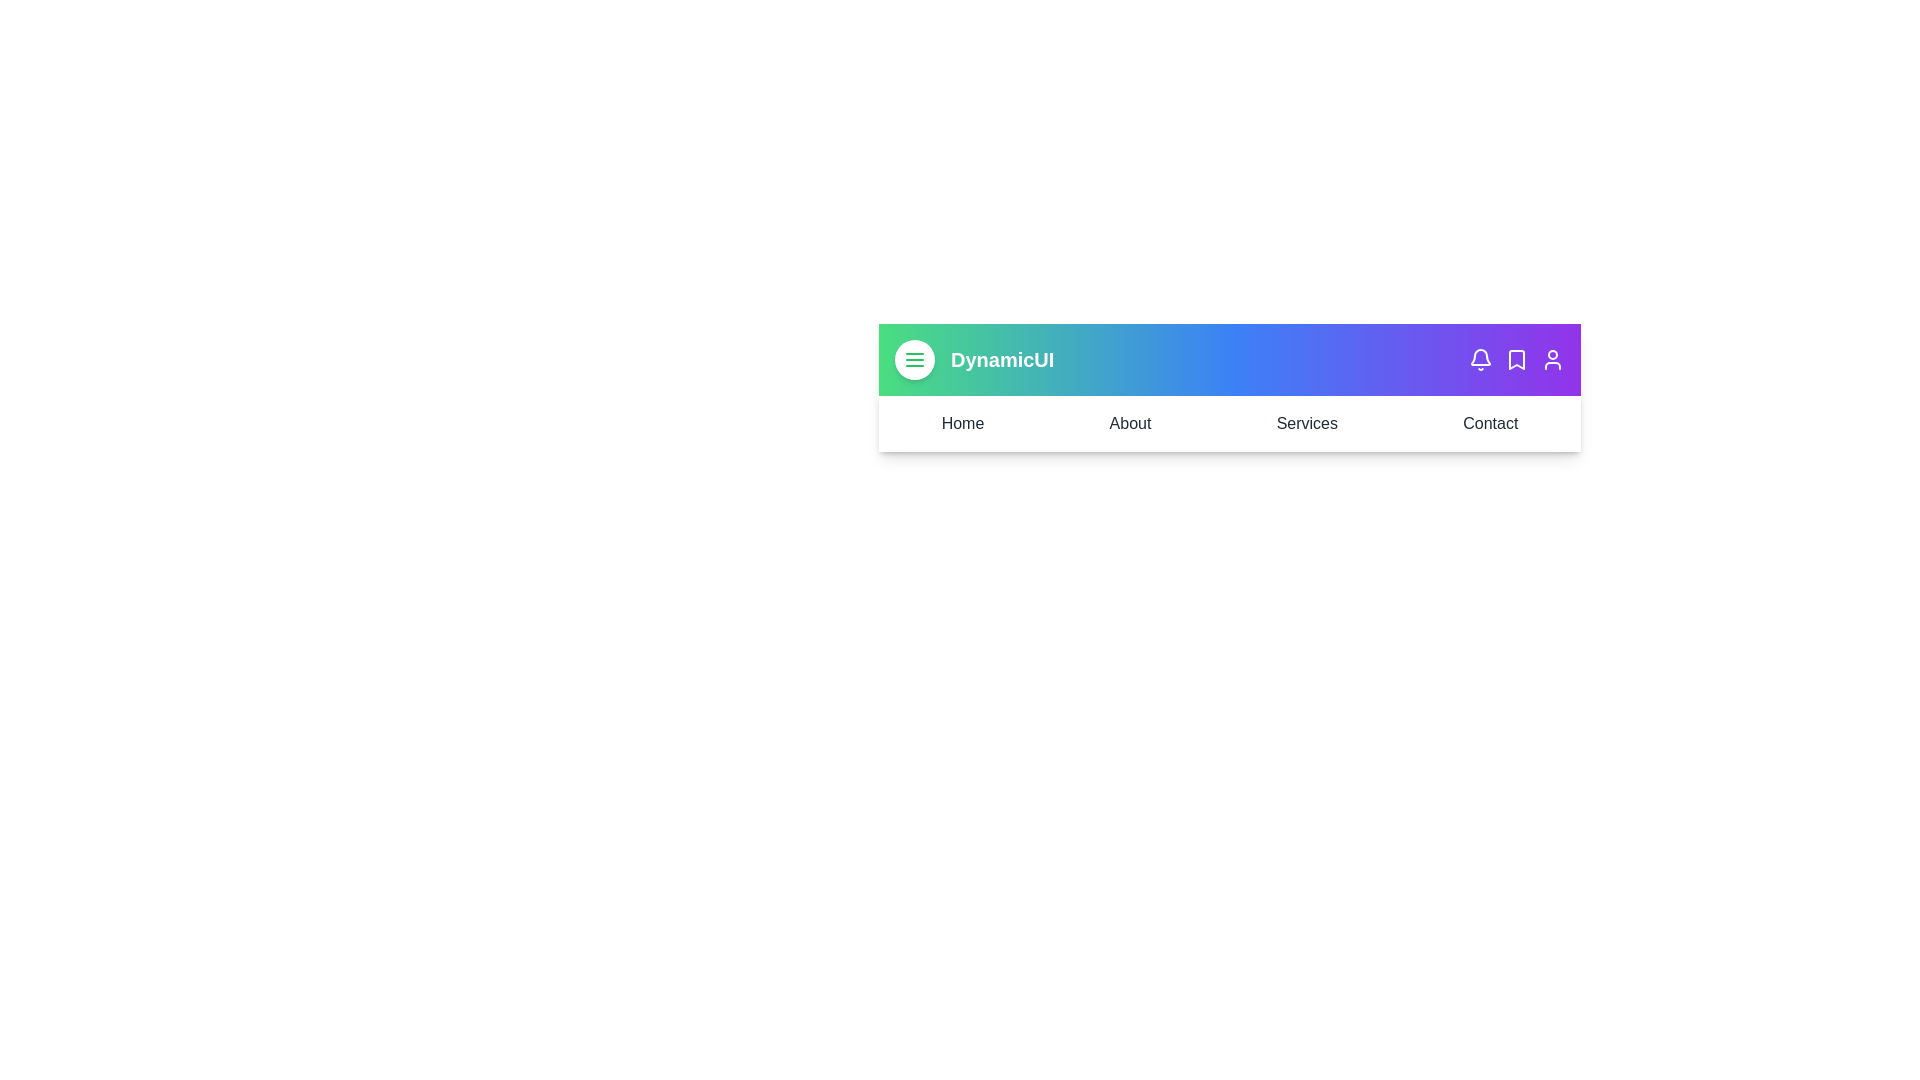 The width and height of the screenshot is (1920, 1080). I want to click on the menu link labeled About, so click(1130, 423).